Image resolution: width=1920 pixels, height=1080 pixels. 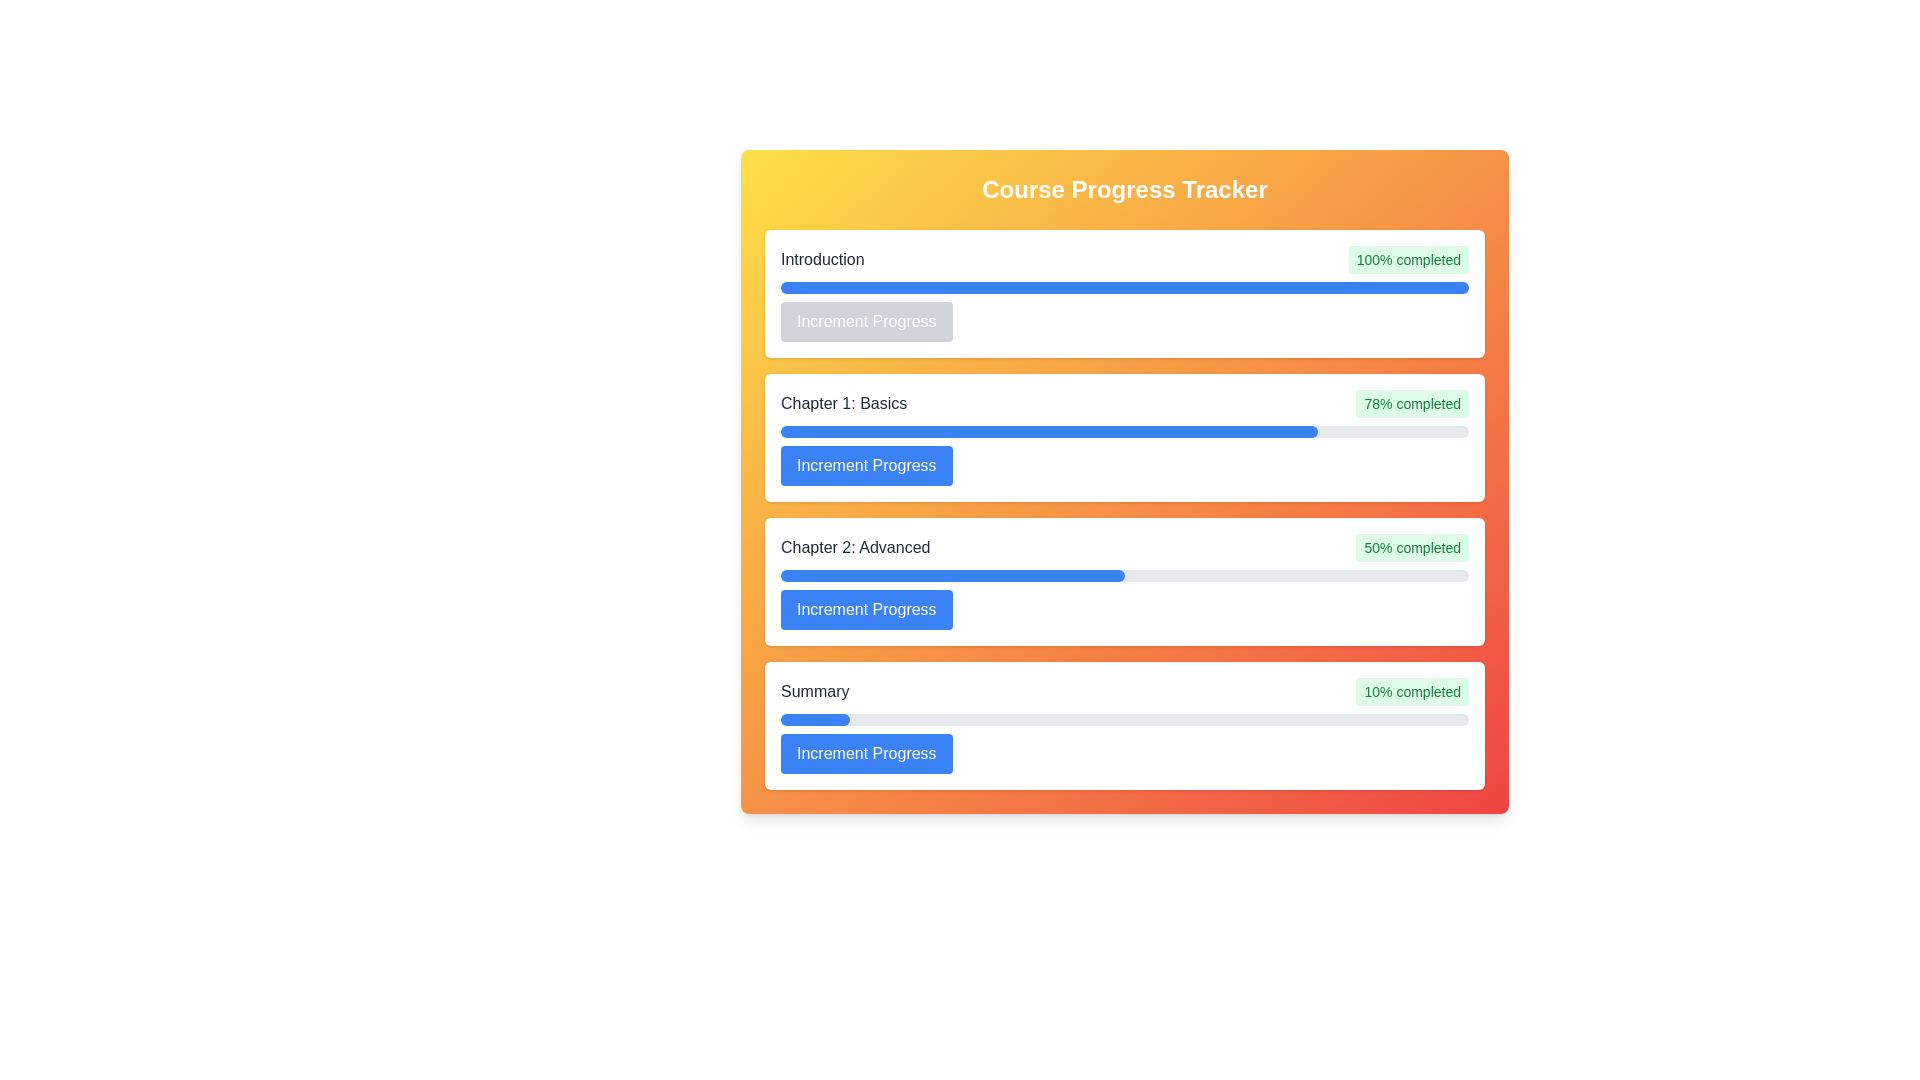 I want to click on the button that increments the progress of the related course section, located under the 'Introduction' heading and beside the '100% completed' label, so click(x=866, y=320).